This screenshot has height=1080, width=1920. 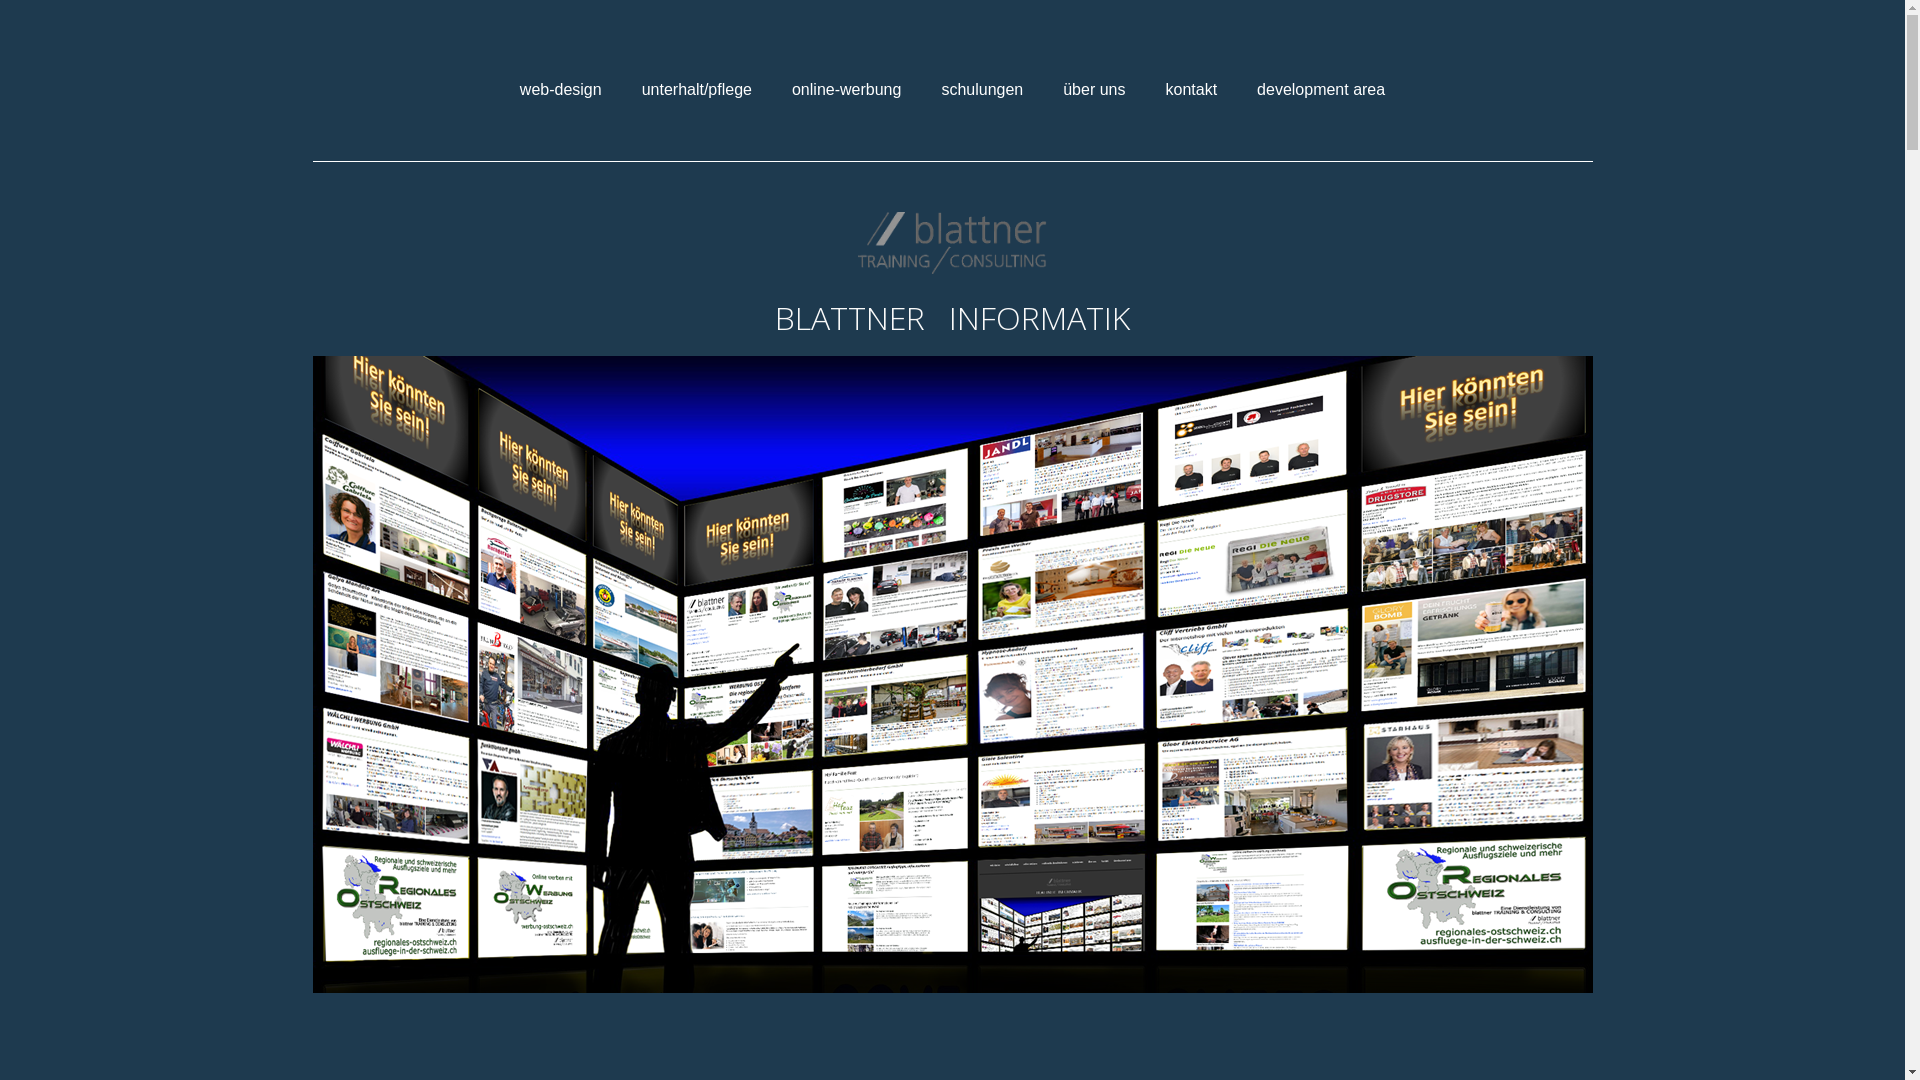 I want to click on 'kontakt', so click(x=1150, y=88).